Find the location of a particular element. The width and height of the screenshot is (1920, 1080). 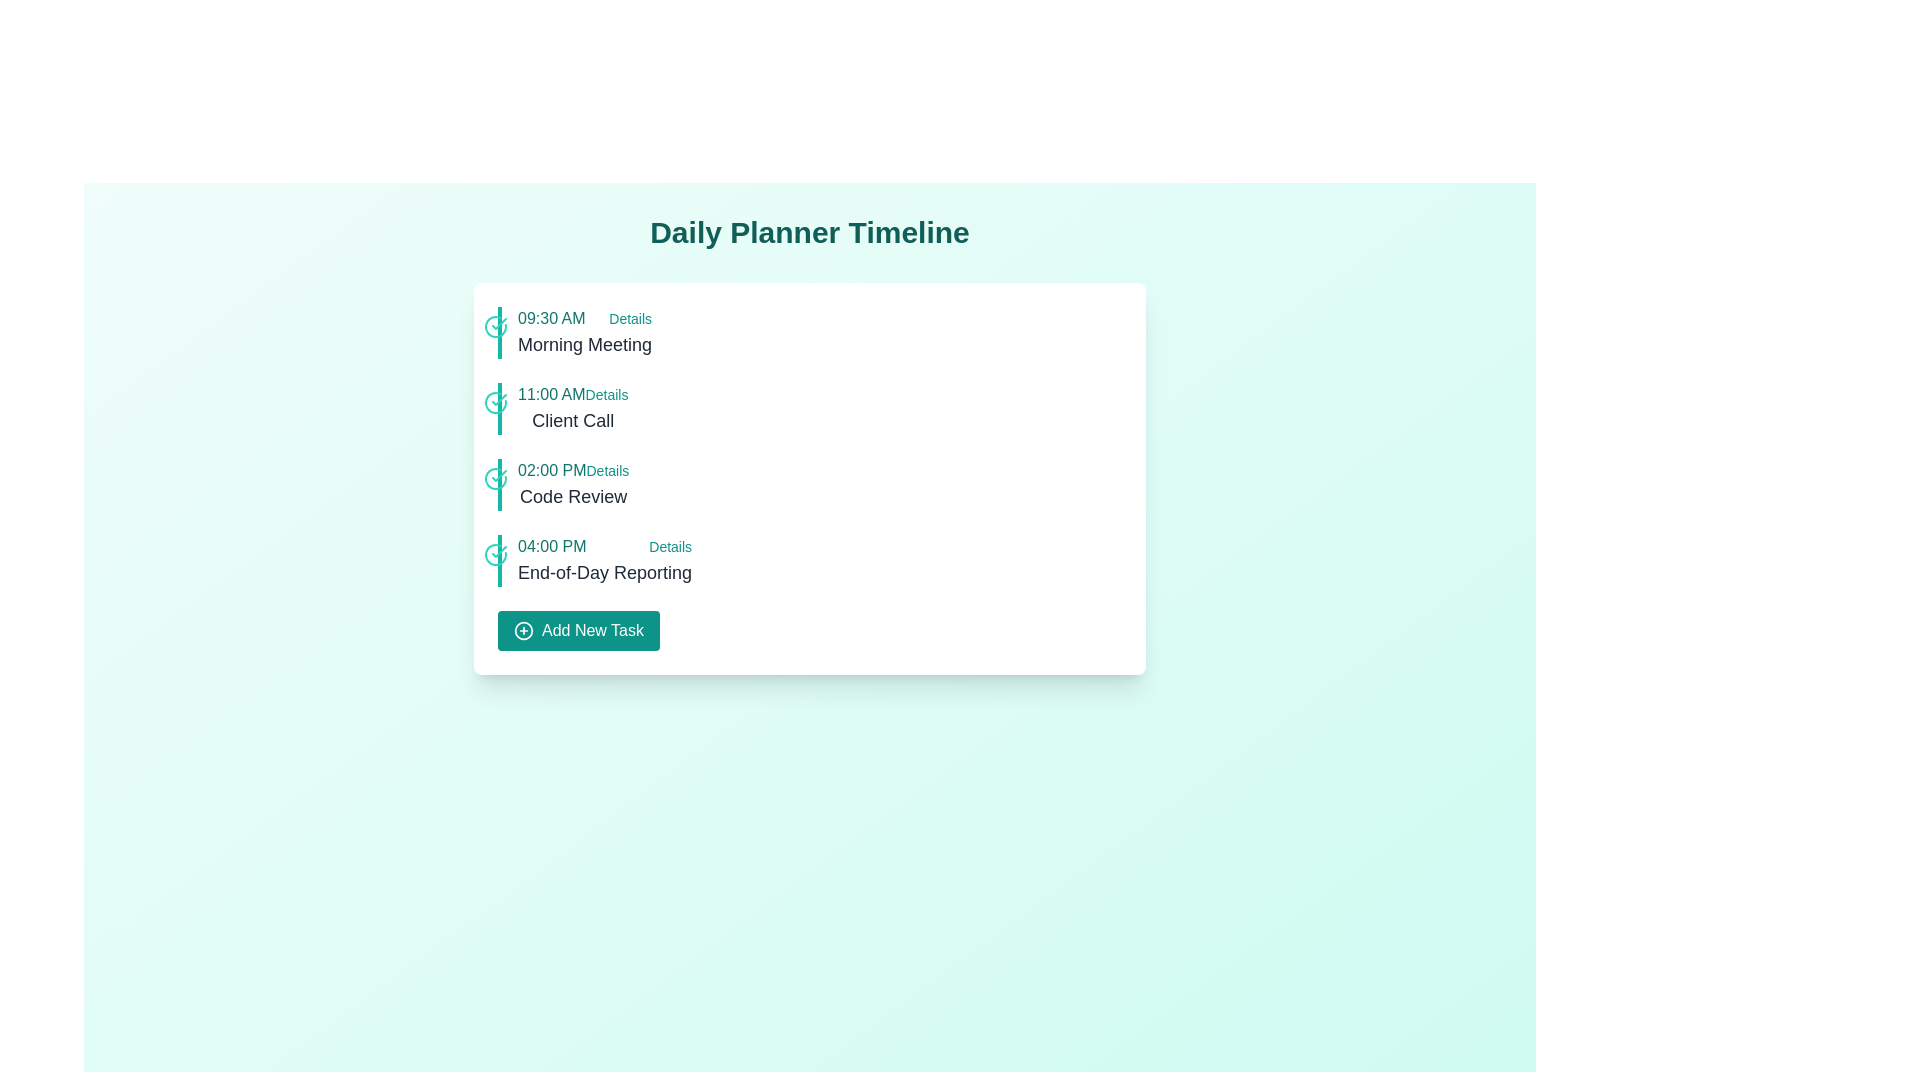

the text display showing '09:30 AM' in teal color, which is positioned at the top of the timeline scheduling interface is located at coordinates (551, 318).